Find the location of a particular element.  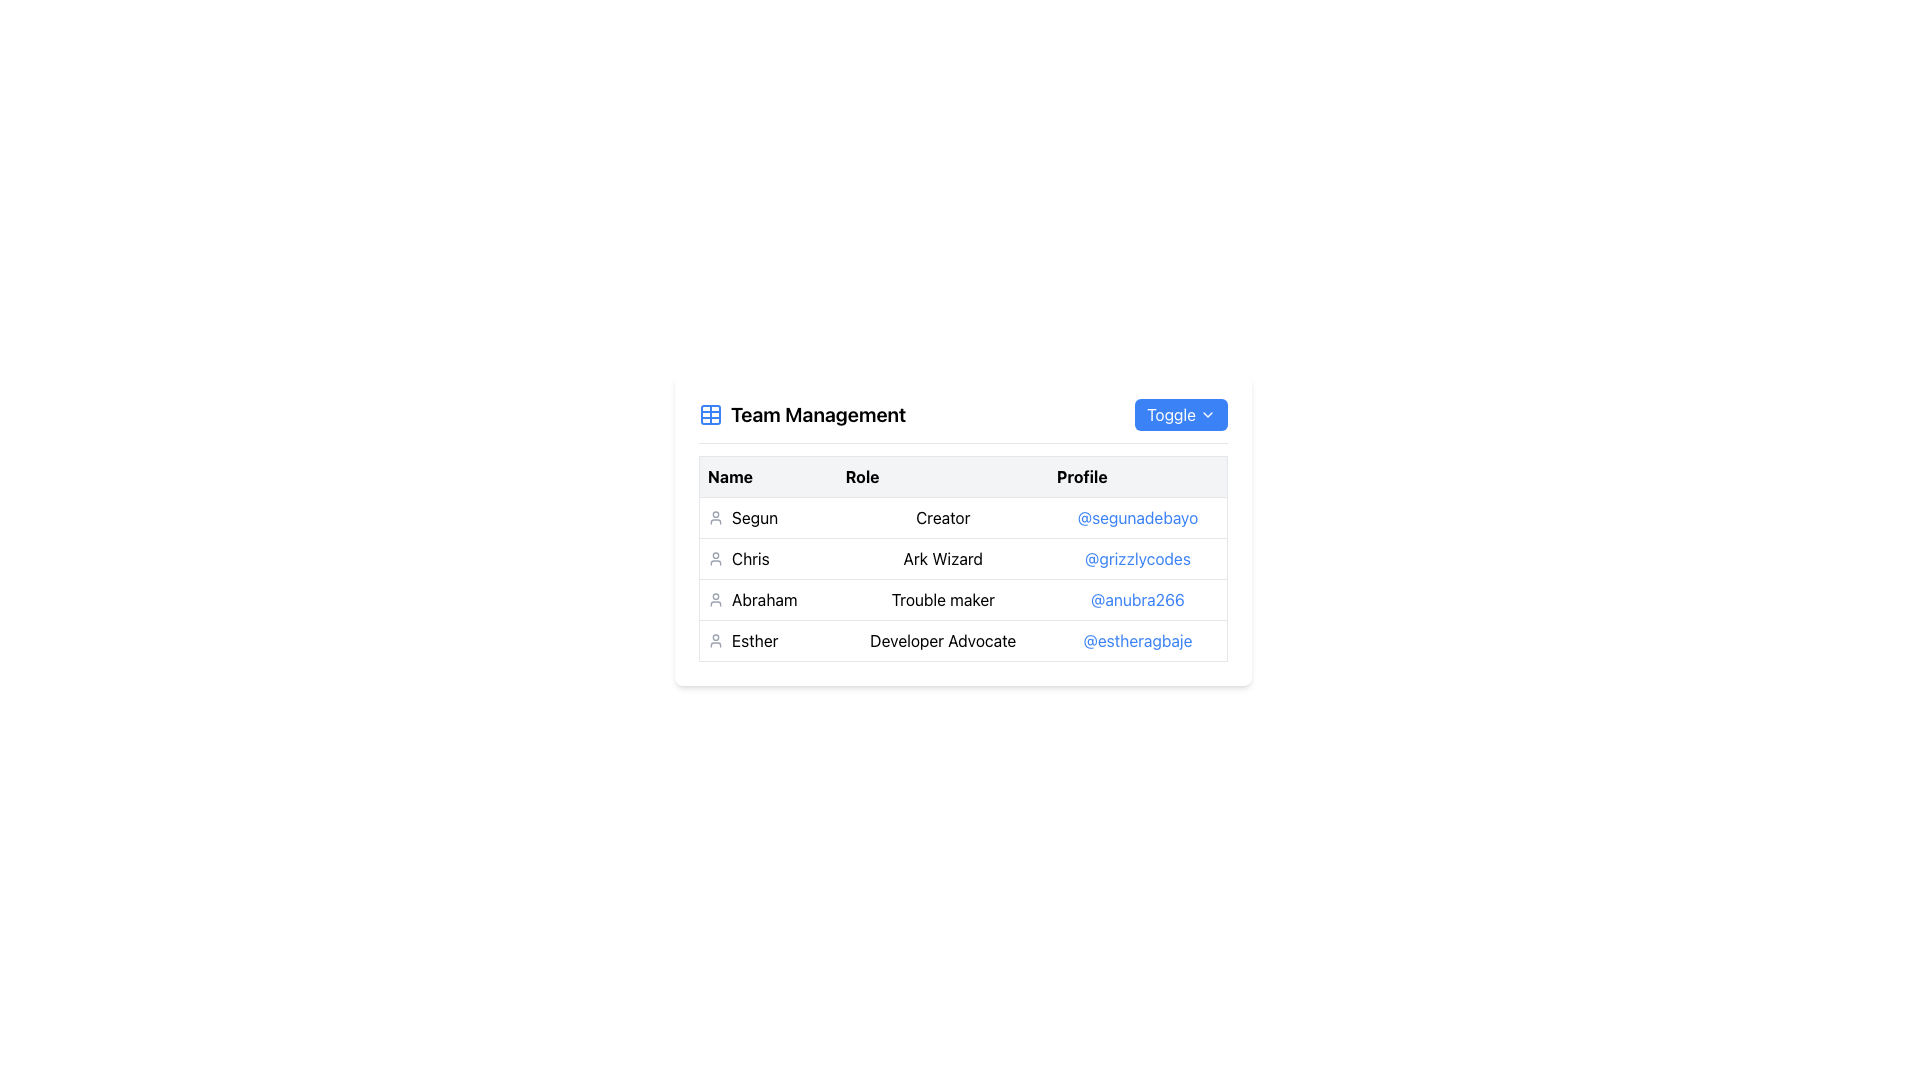

the Text Label that displays the role associated with 'Chris', located in the second column of the second row of the table, between 'Chris' and '@grizzlycodes' is located at coordinates (942, 559).